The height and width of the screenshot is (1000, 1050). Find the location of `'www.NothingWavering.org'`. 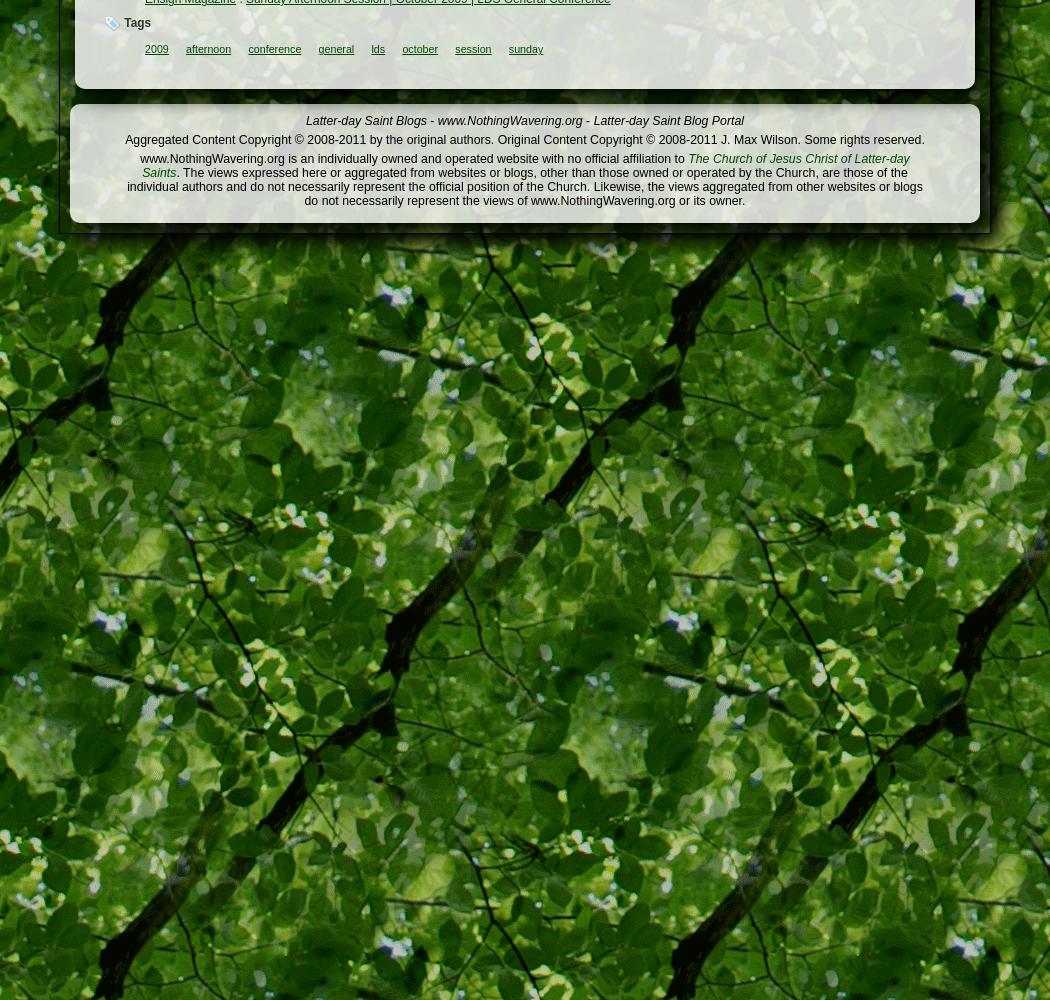

'www.NothingWavering.org' is located at coordinates (508, 120).